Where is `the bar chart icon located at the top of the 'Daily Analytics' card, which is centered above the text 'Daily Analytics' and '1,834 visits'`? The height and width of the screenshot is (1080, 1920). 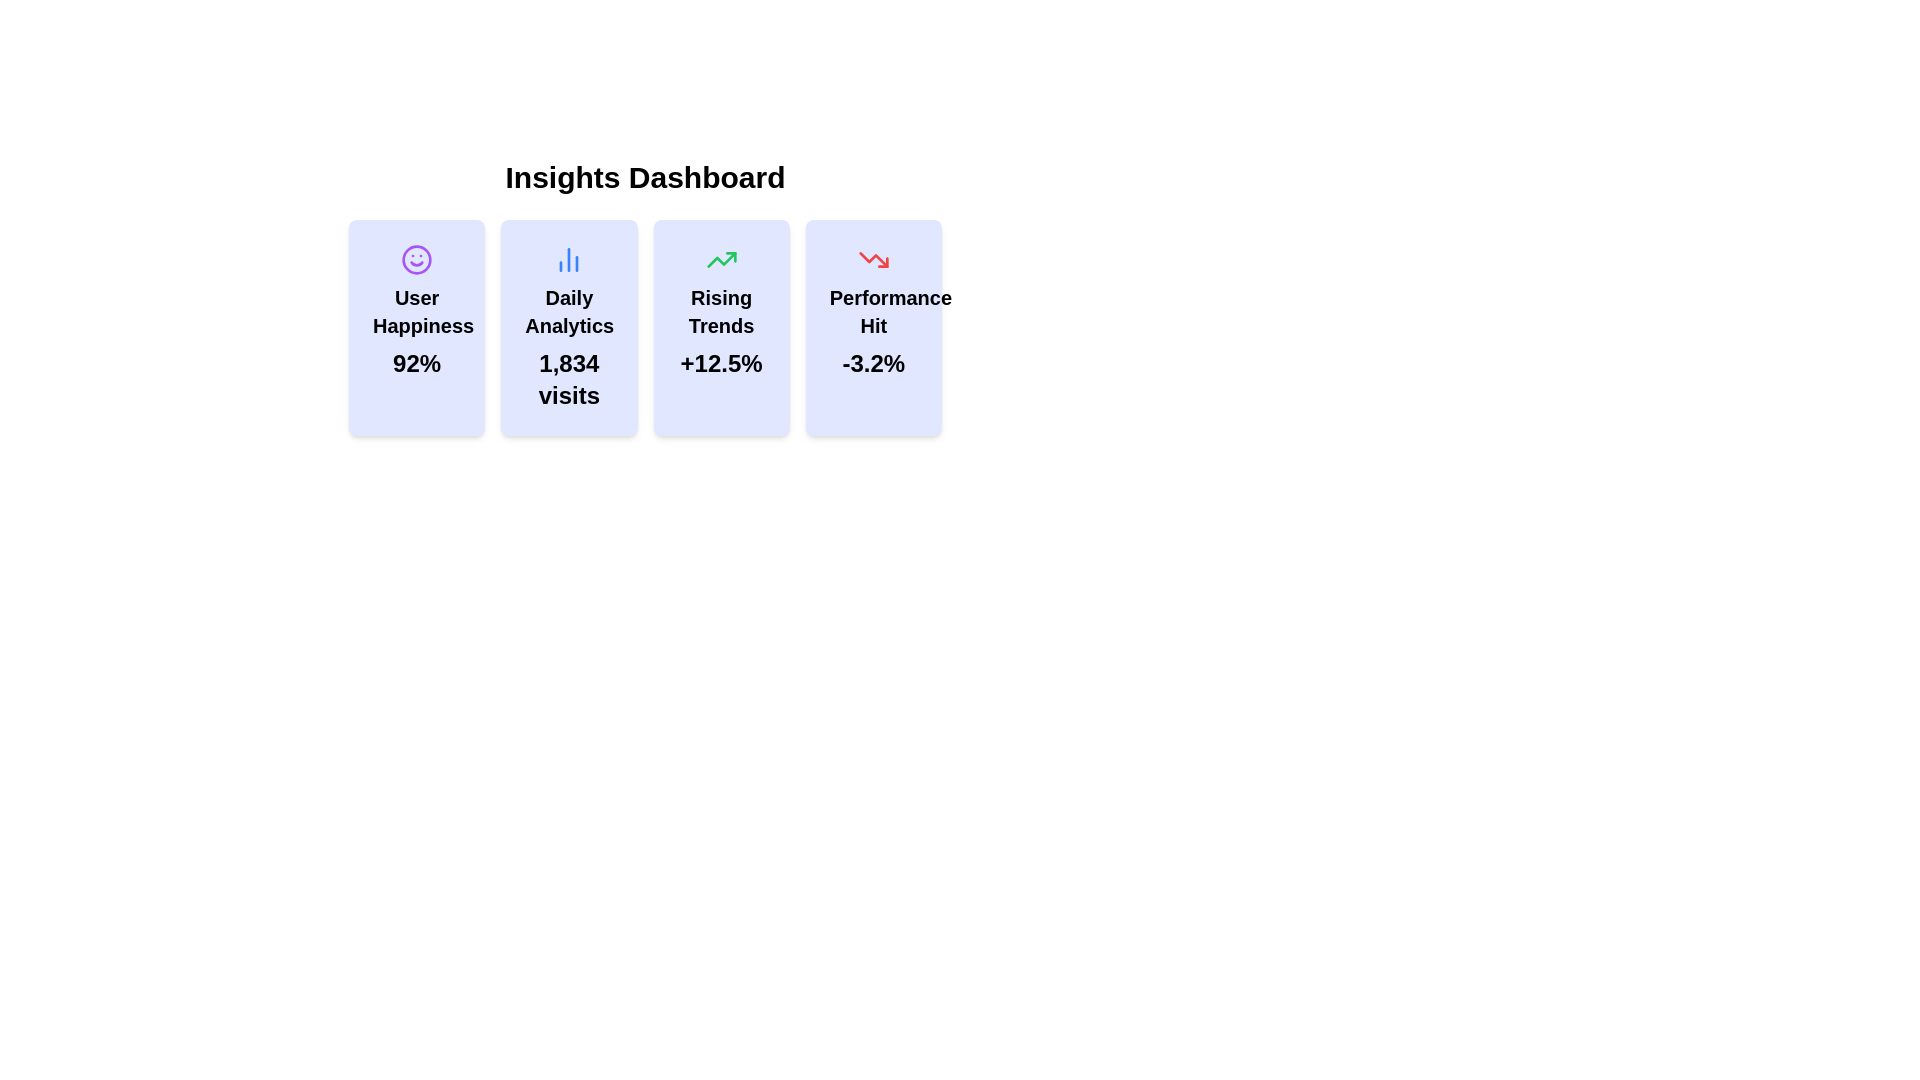
the bar chart icon located at the top of the 'Daily Analytics' card, which is centered above the text 'Daily Analytics' and '1,834 visits' is located at coordinates (568, 258).